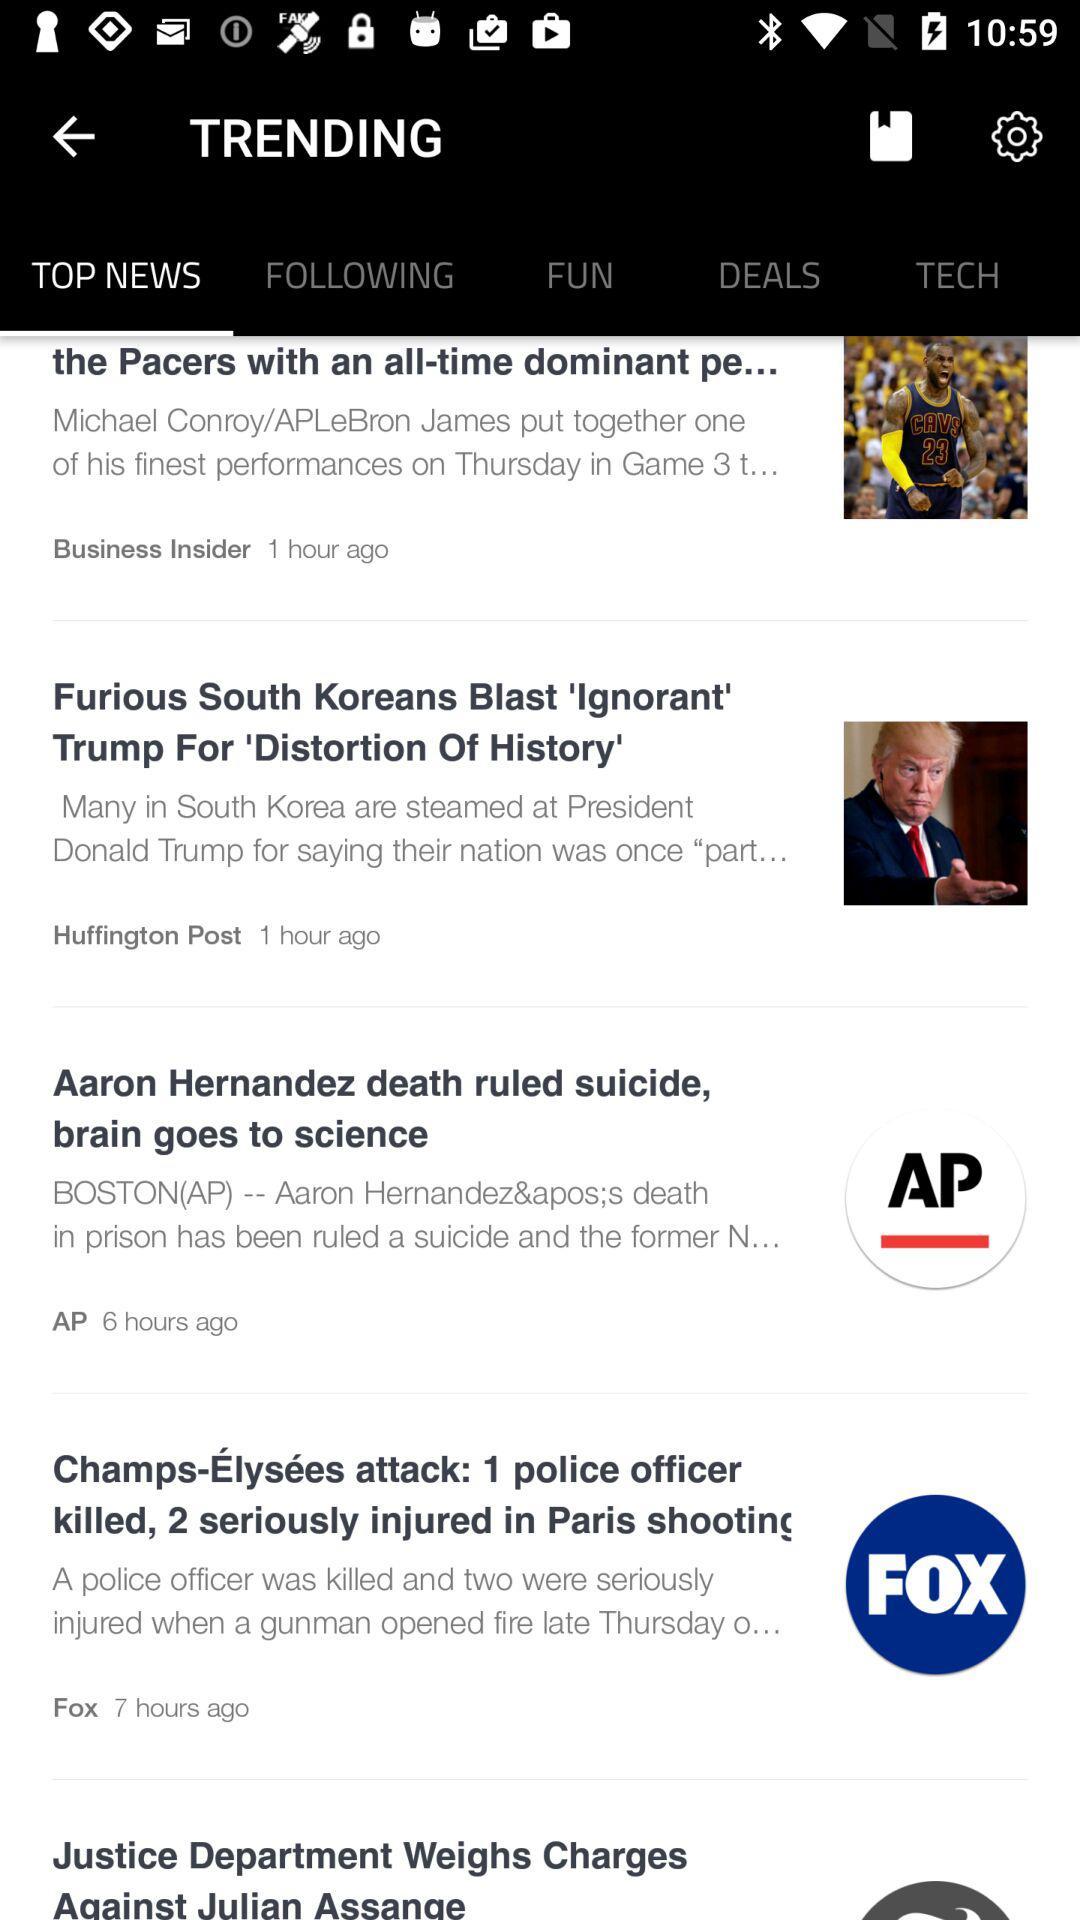 This screenshot has width=1080, height=1920. Describe the element at coordinates (1017, 135) in the screenshot. I see `item above tech` at that location.